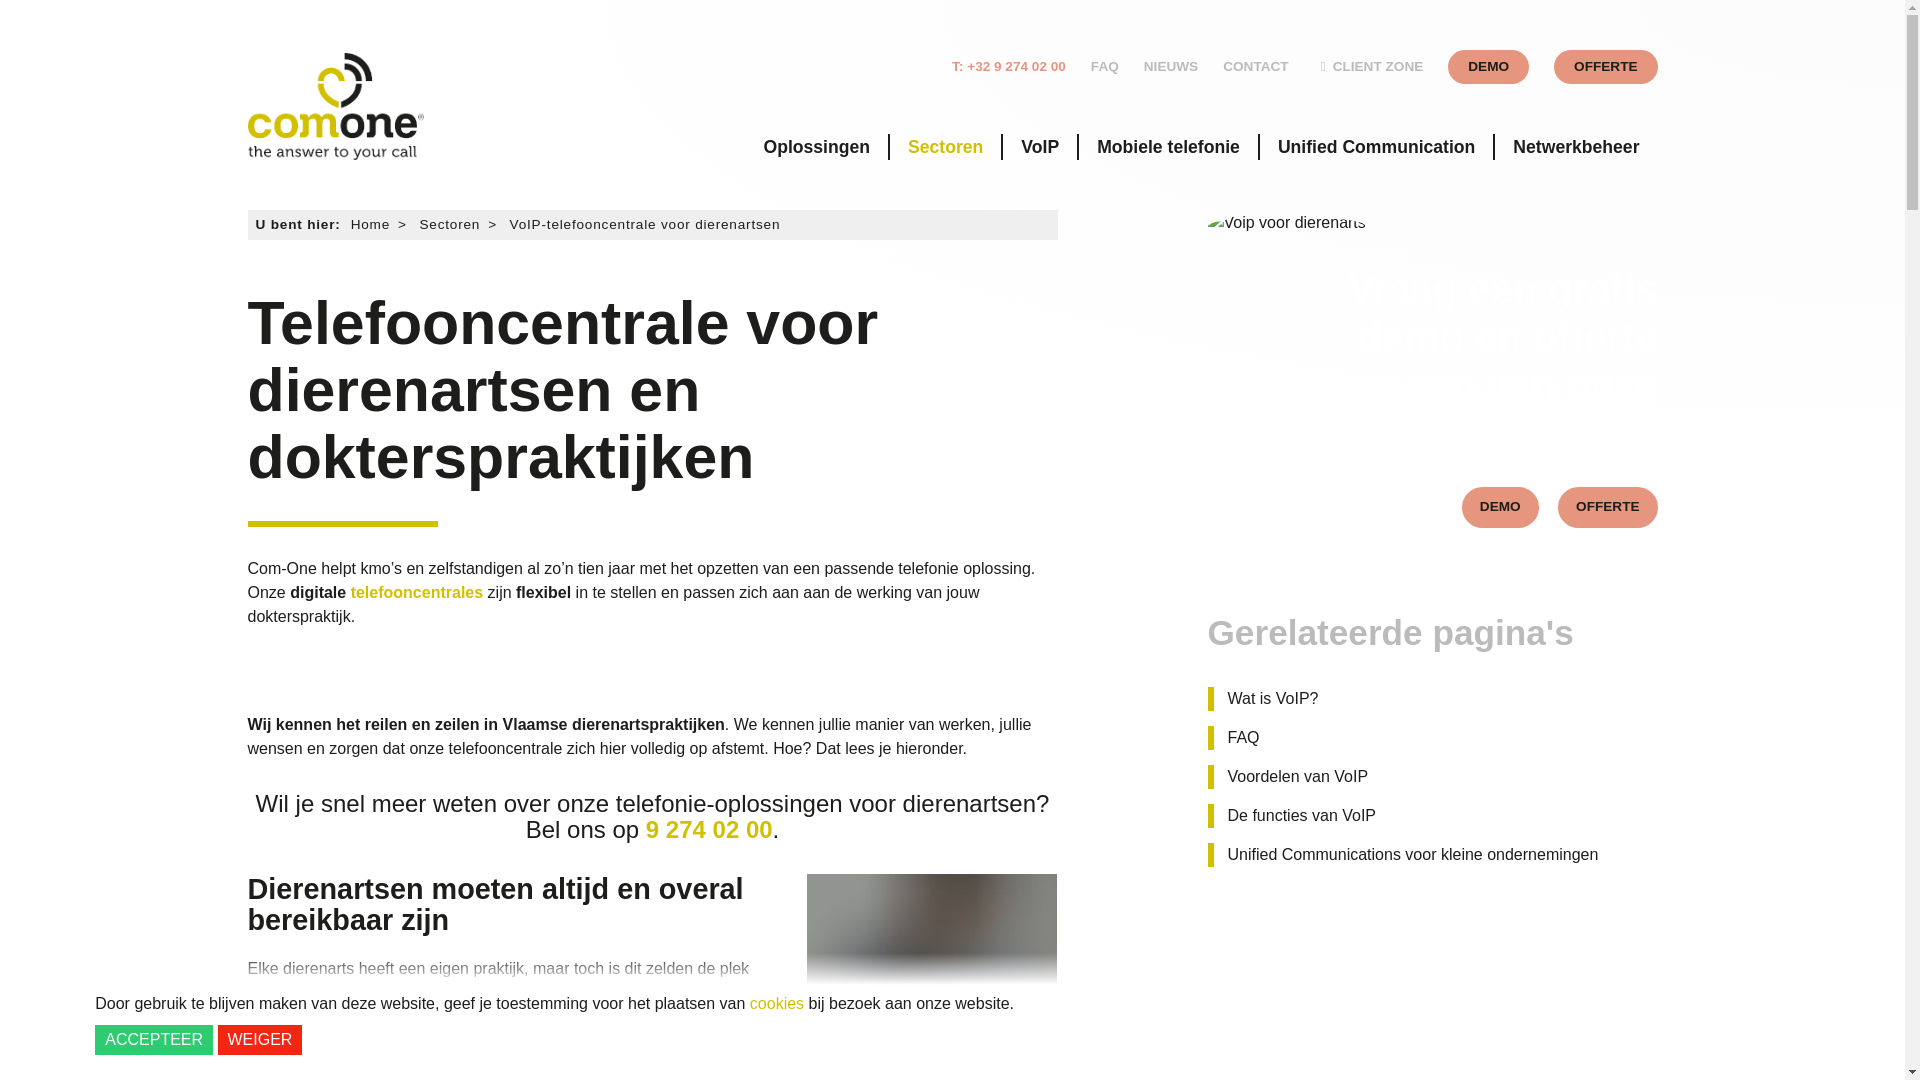 This screenshot has width=1920, height=1080. What do you see at coordinates (748, 1003) in the screenshot?
I see `'cookies'` at bounding box center [748, 1003].